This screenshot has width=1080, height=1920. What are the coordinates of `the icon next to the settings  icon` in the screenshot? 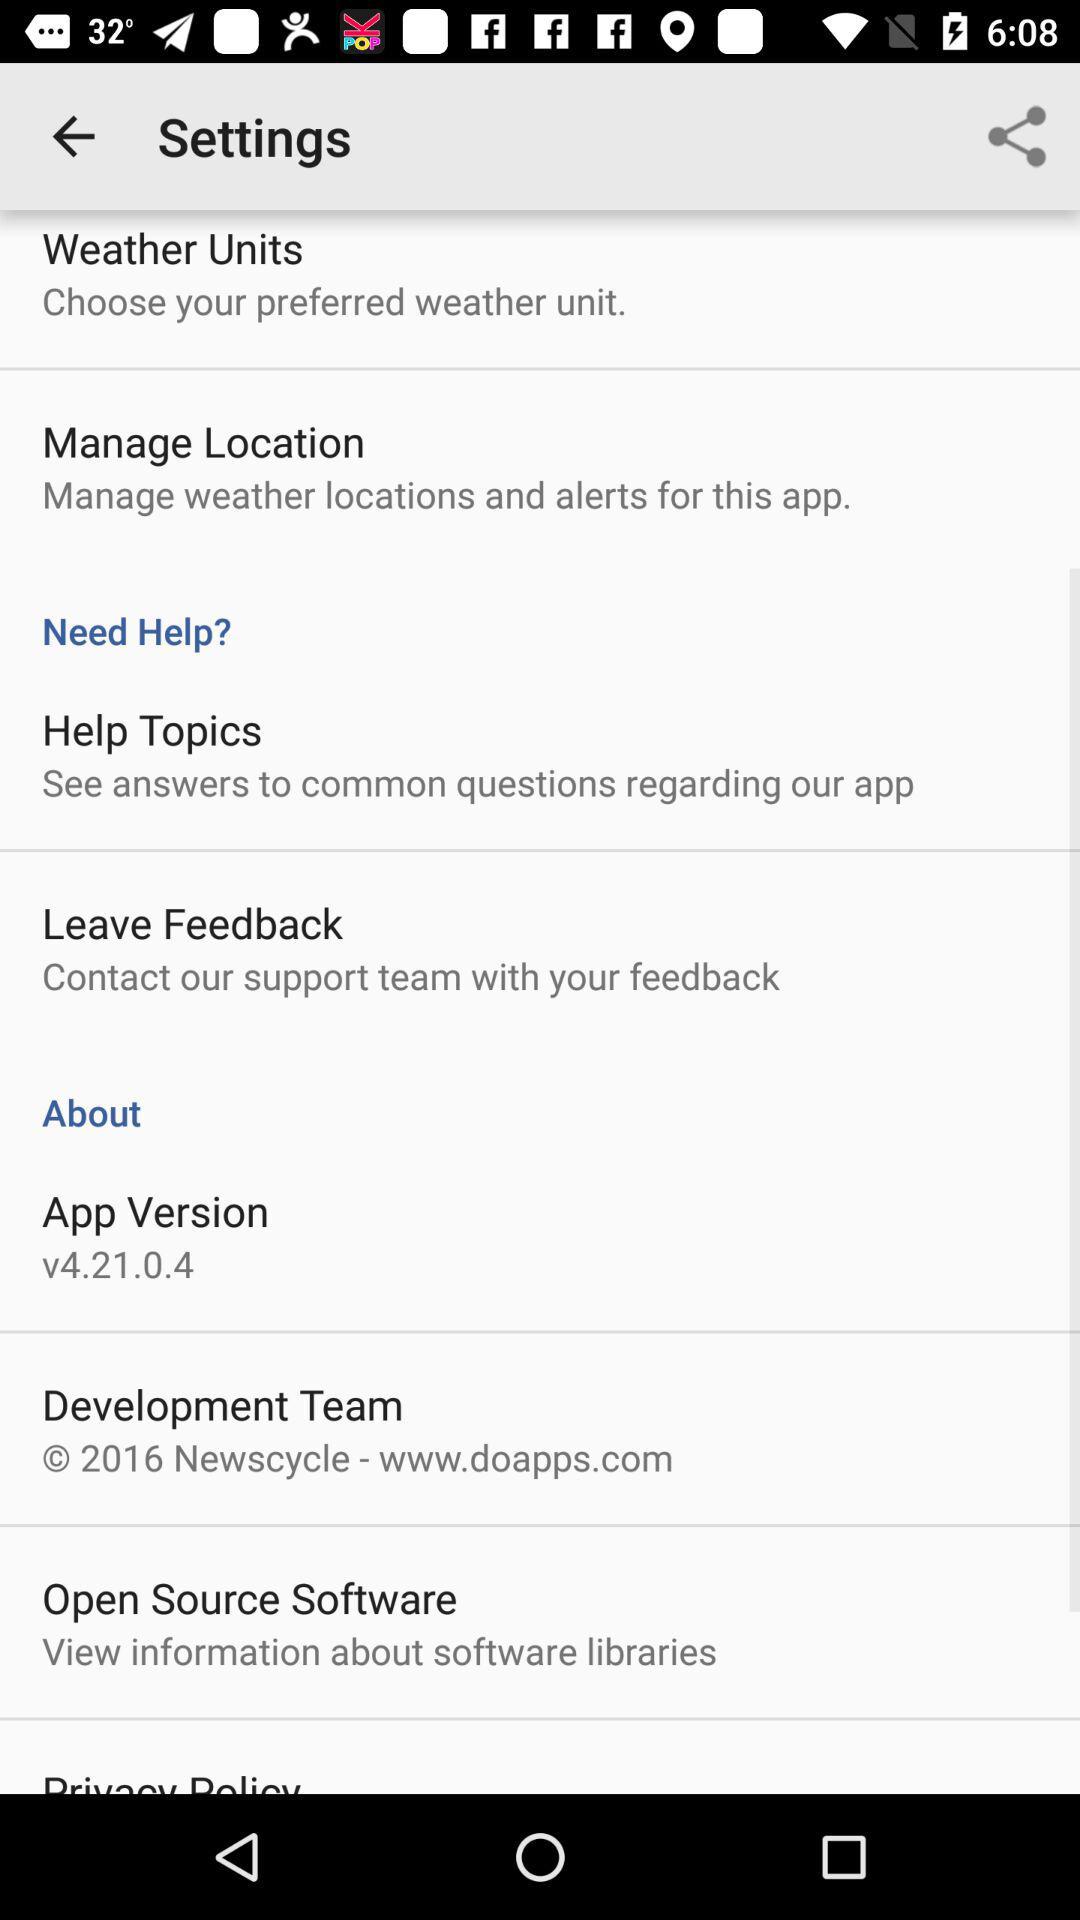 It's located at (72, 135).